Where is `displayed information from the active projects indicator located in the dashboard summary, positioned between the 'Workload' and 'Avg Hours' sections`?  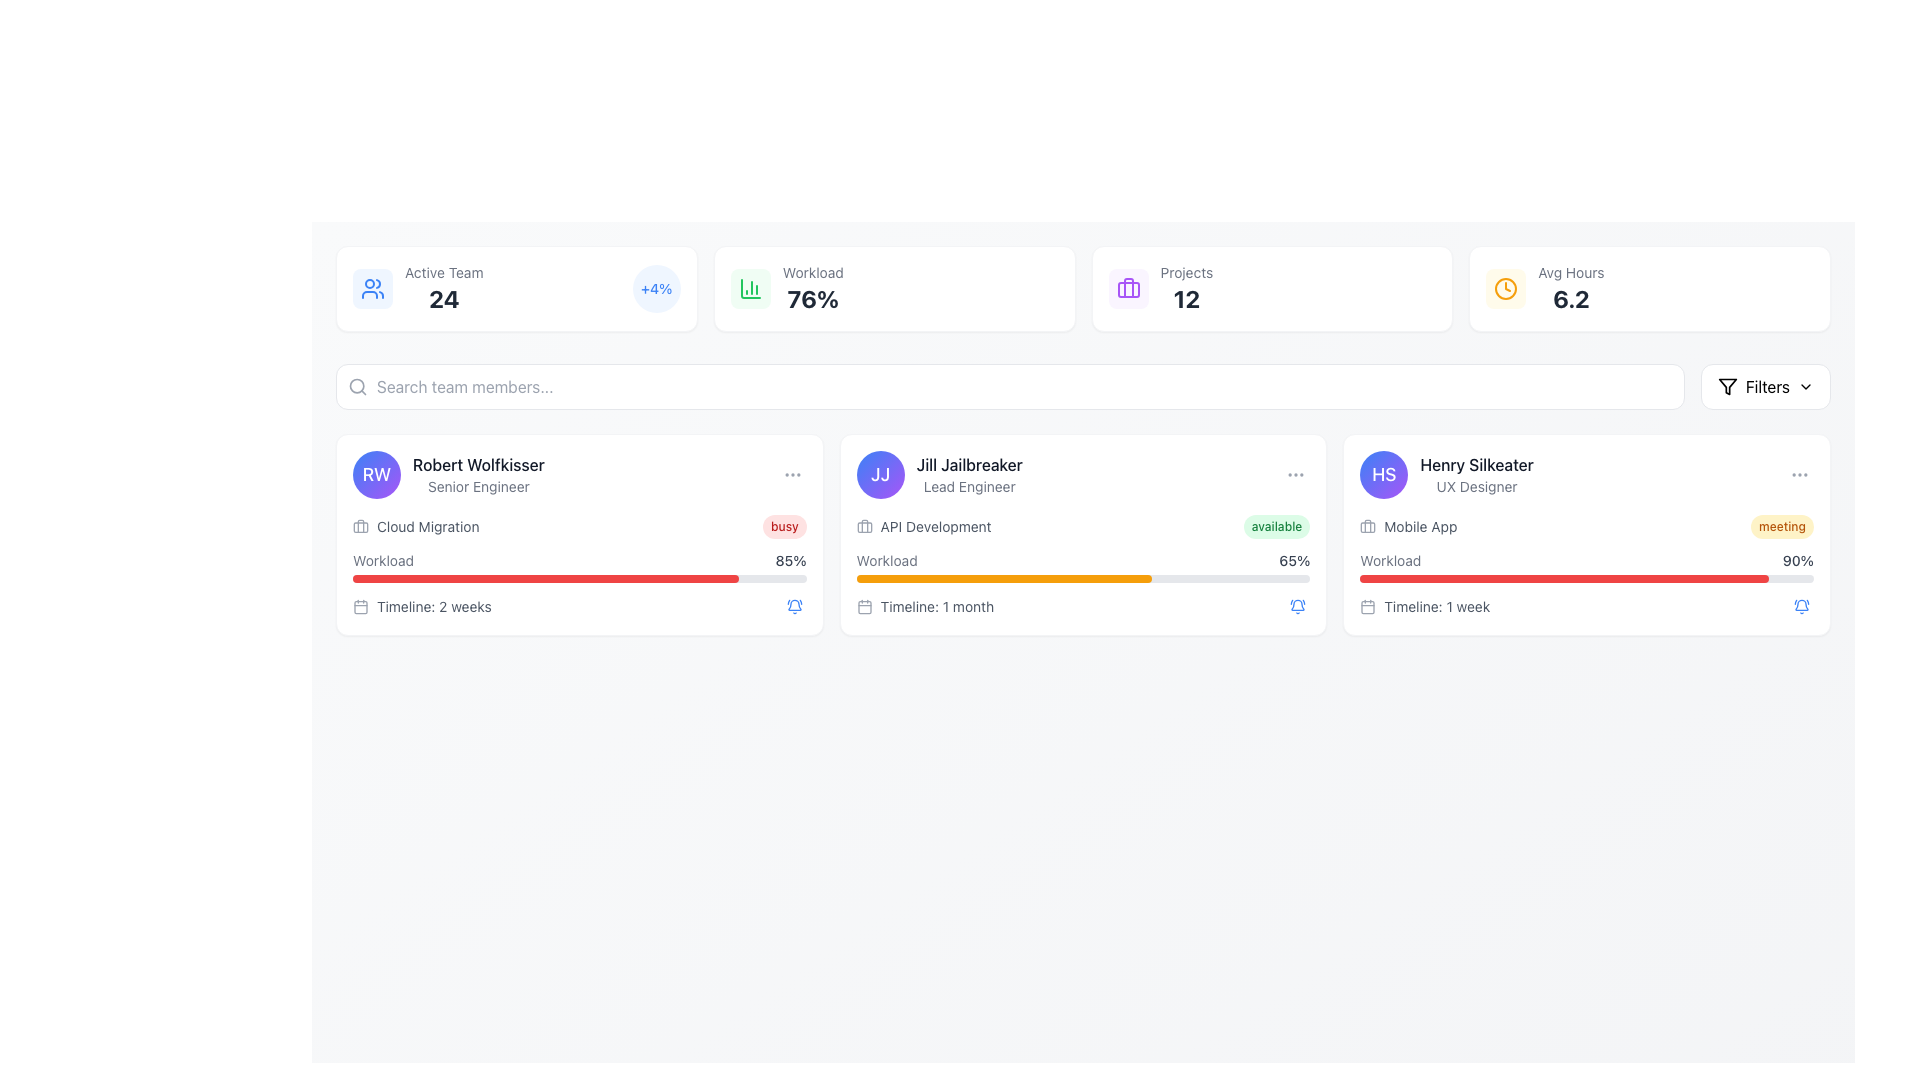 displayed information from the active projects indicator located in the dashboard summary, positioned between the 'Workload' and 'Avg Hours' sections is located at coordinates (1160, 289).